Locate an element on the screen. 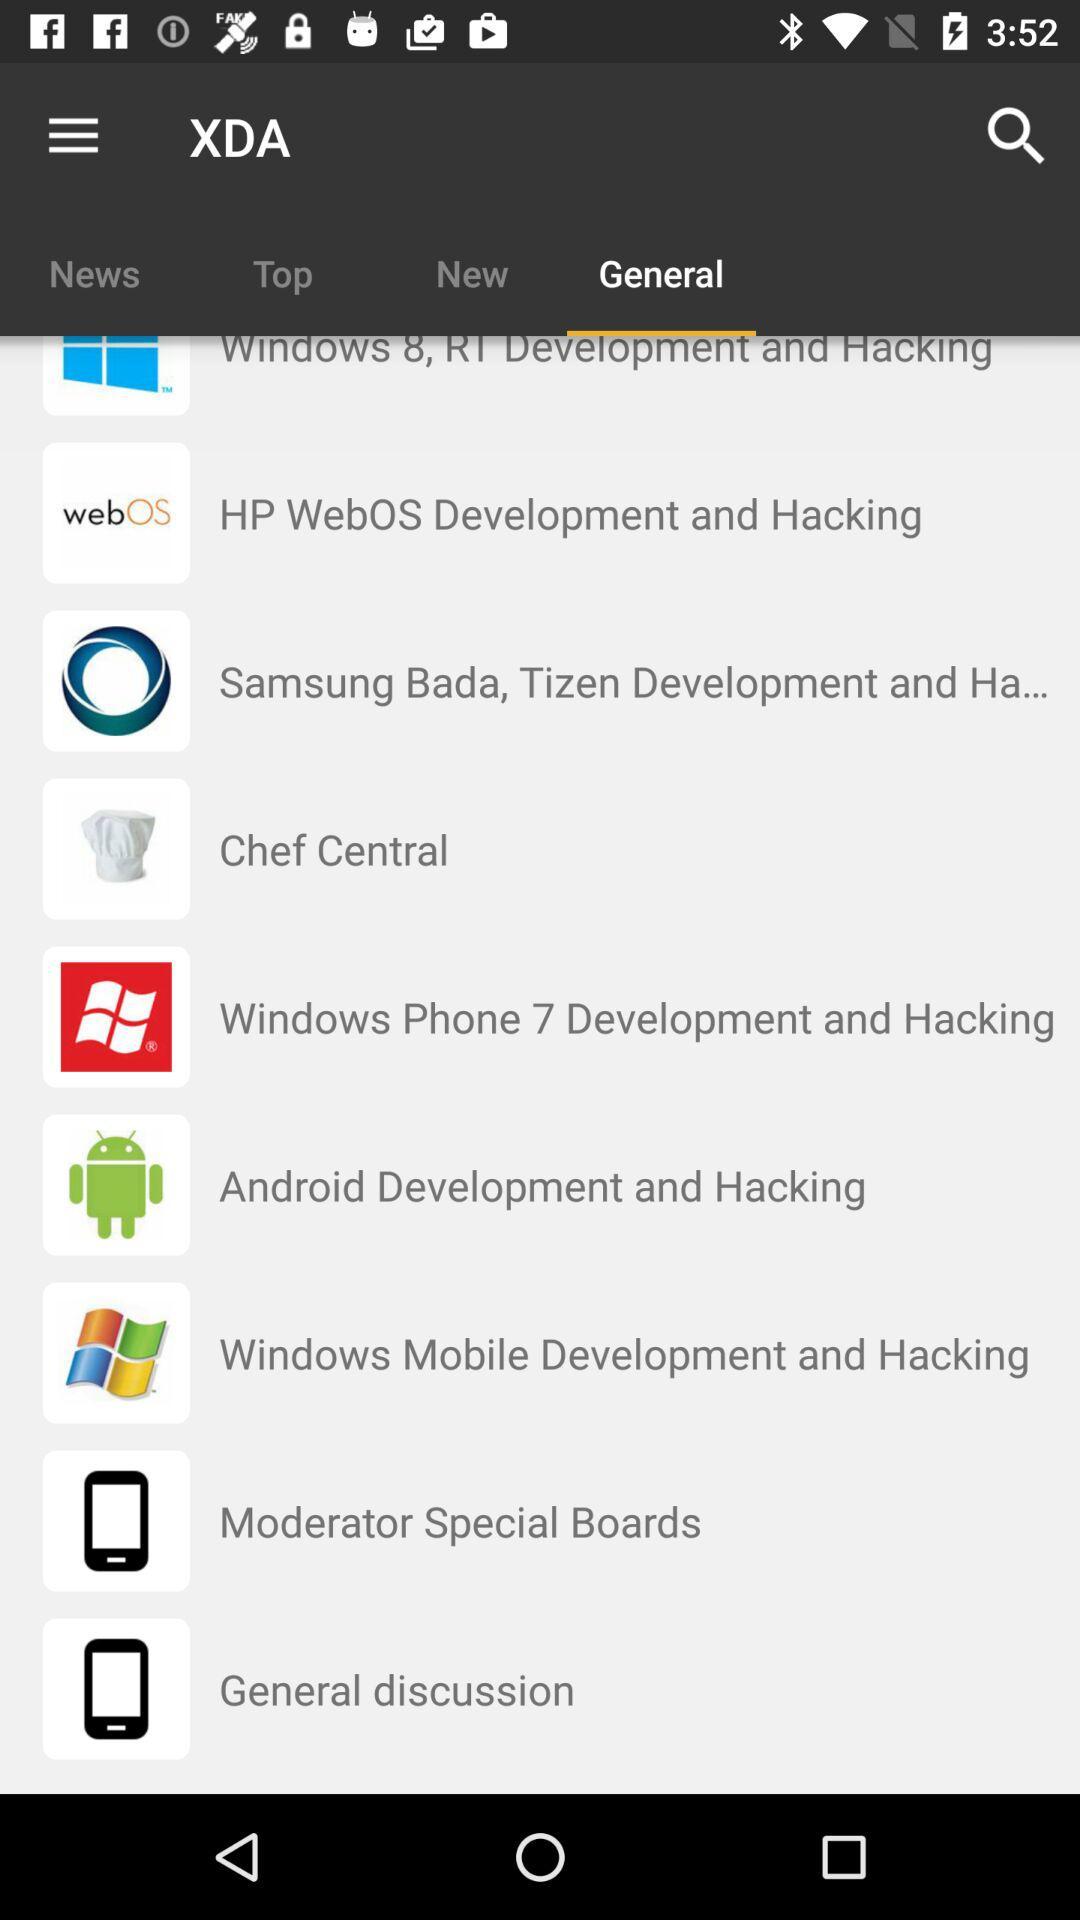  the icon at the top right corner is located at coordinates (1017, 135).